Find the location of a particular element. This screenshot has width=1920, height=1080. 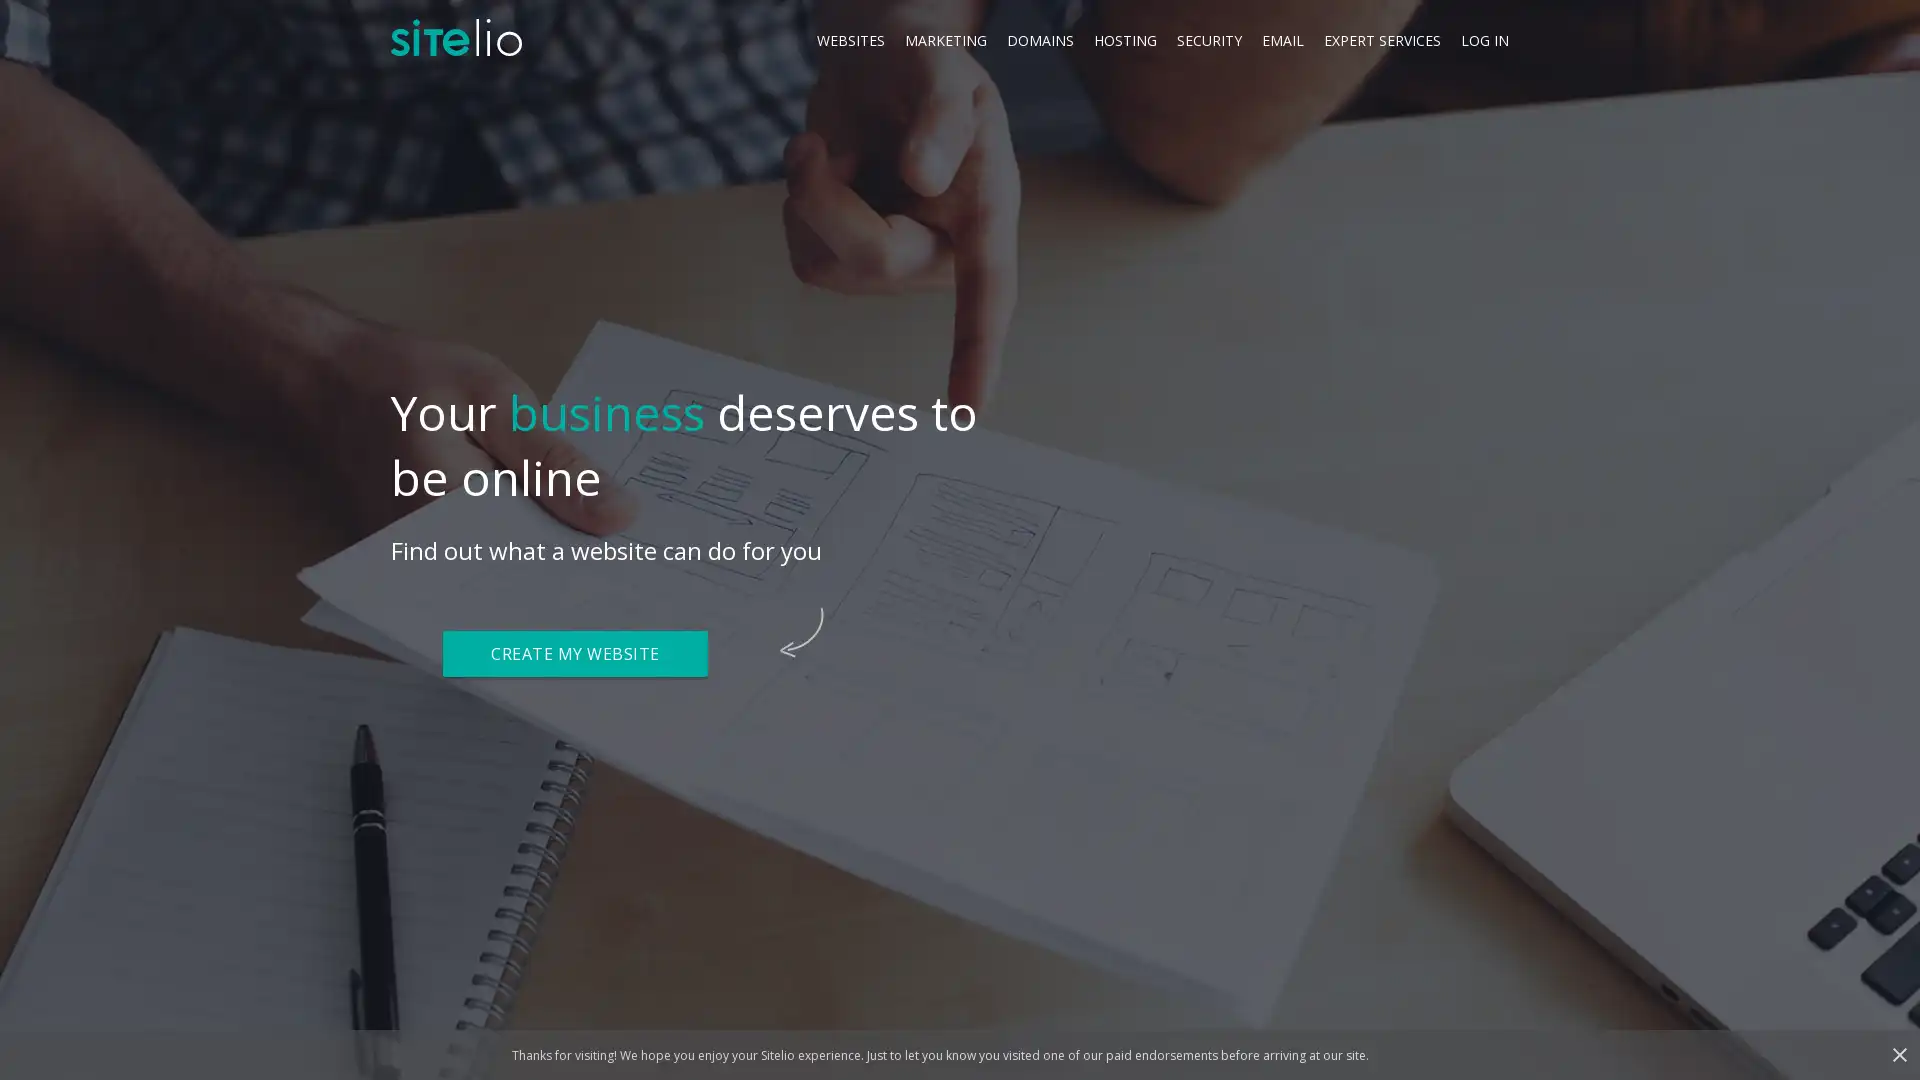

Cookies Settings is located at coordinates (203, 1002).